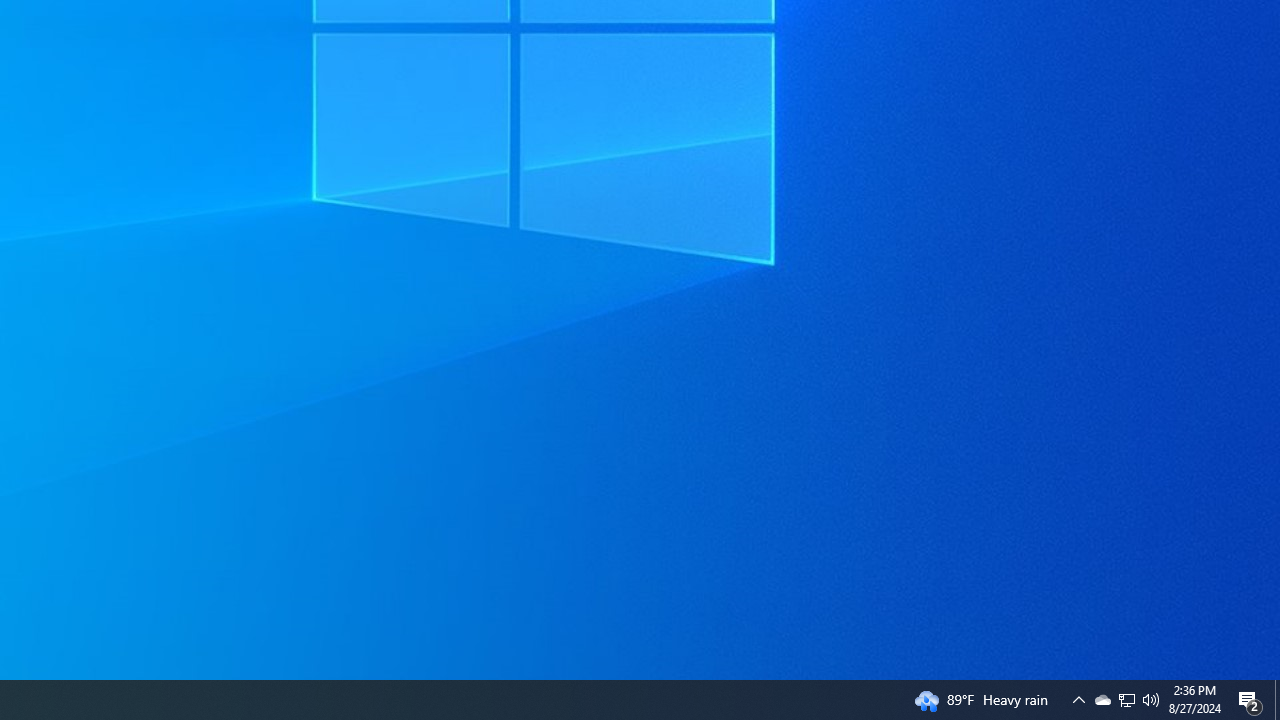 This screenshot has width=1280, height=720. Describe the element at coordinates (1127, 698) in the screenshot. I see `'Notification Chevron'` at that location.